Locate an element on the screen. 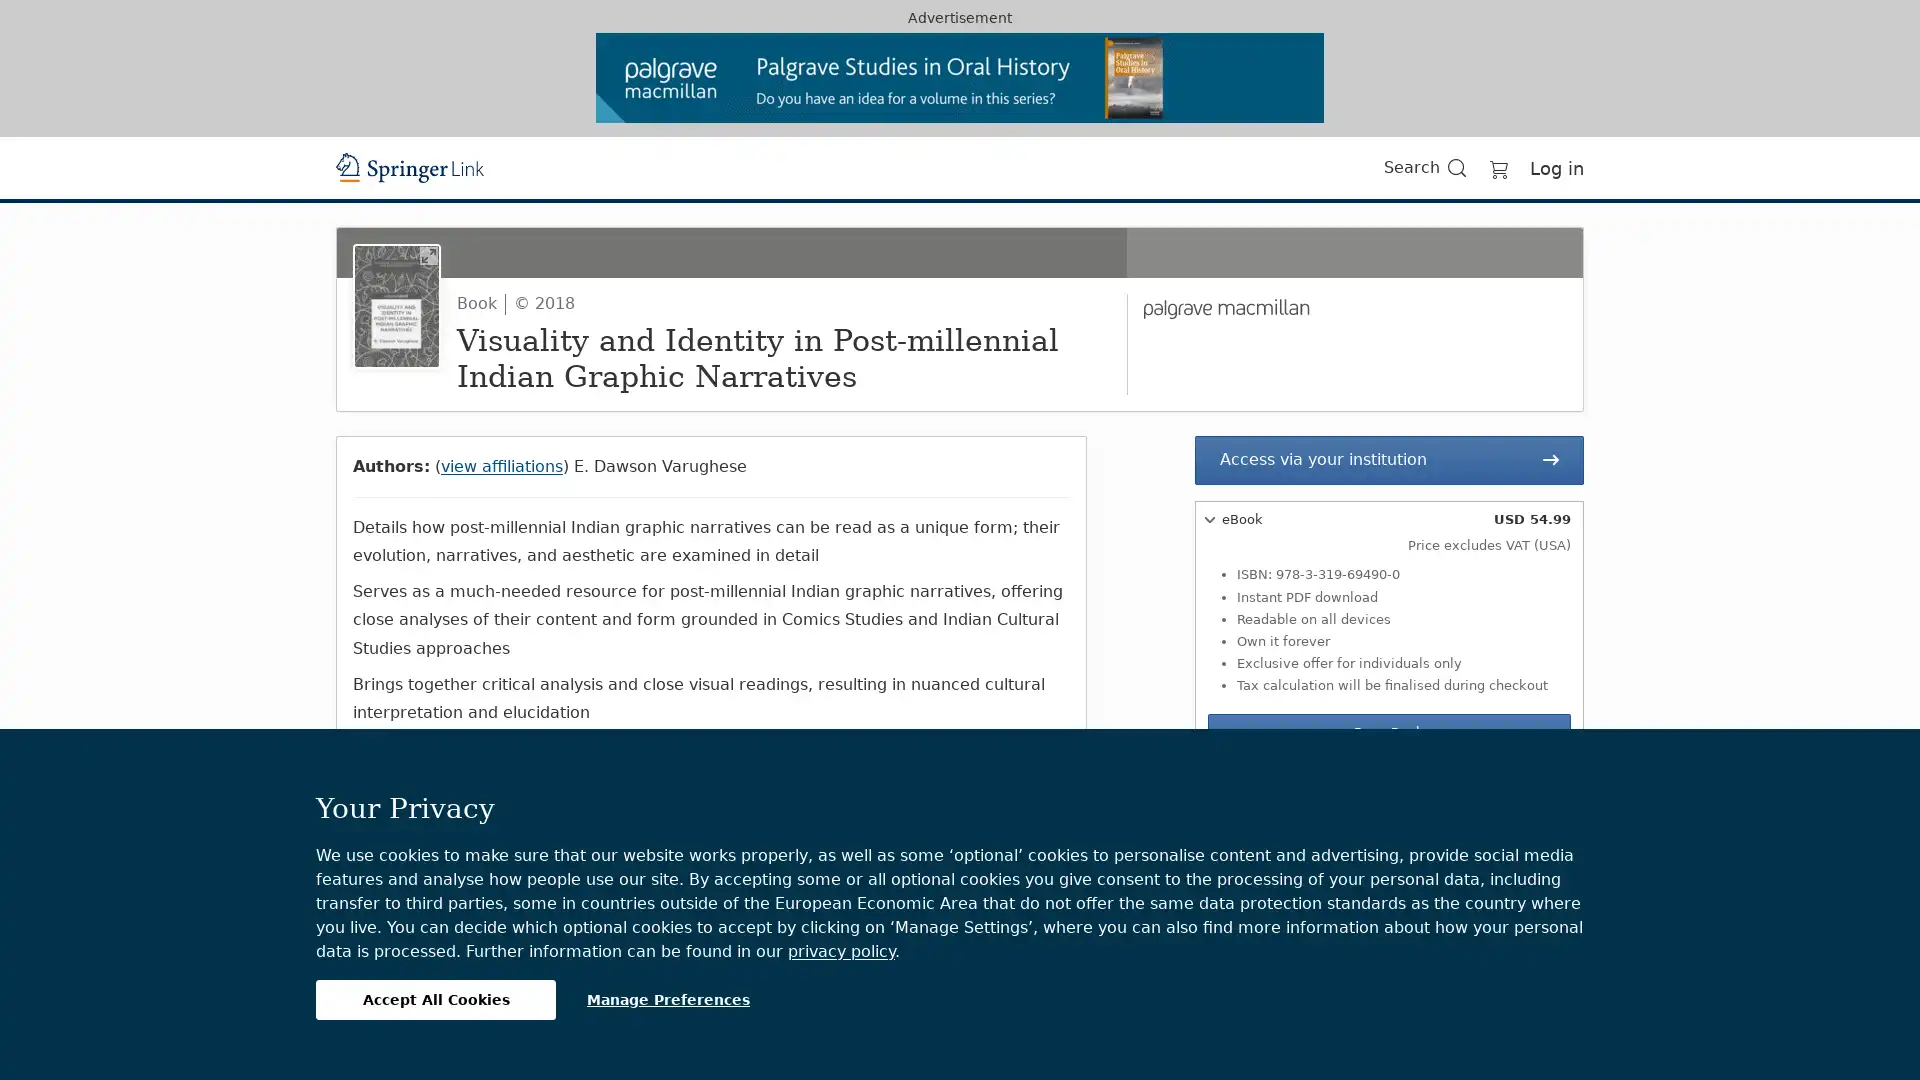 The image size is (1920, 1080). Accept All Cookies is located at coordinates (435, 999).